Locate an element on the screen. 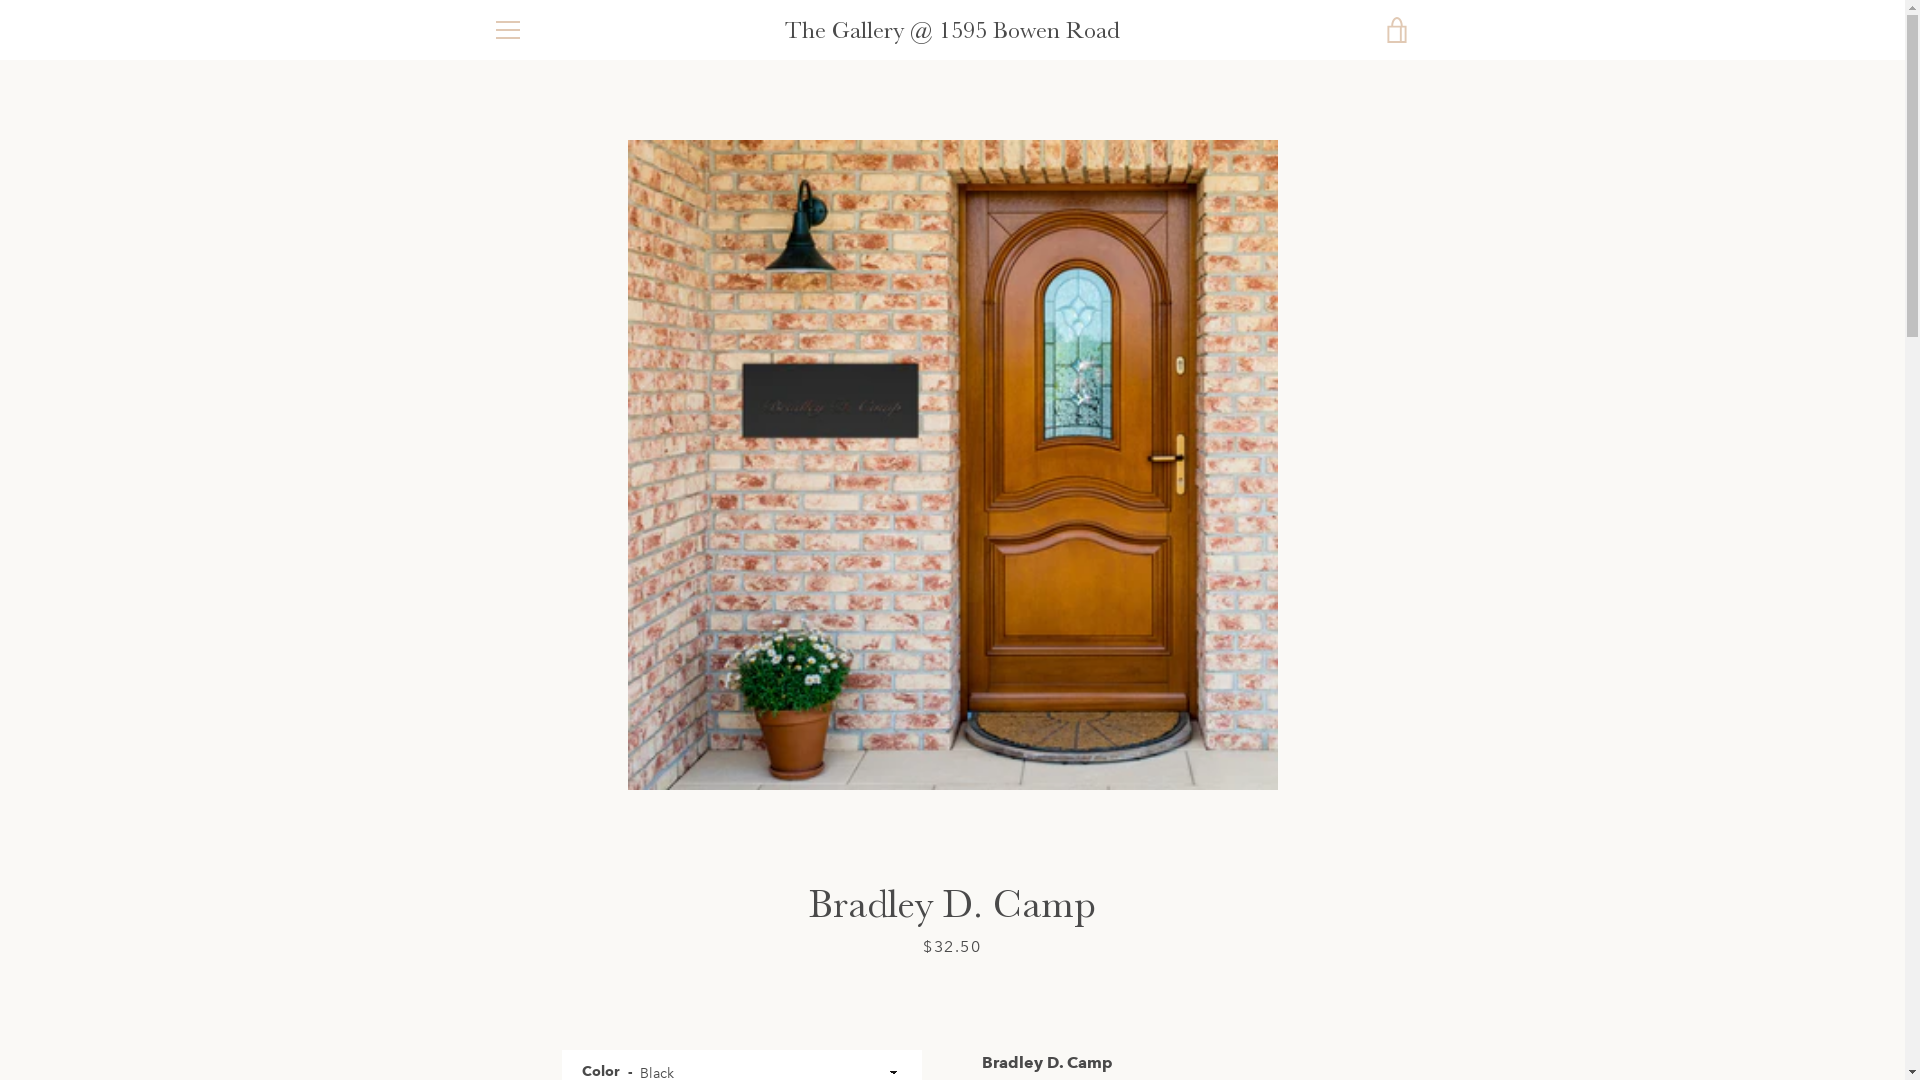 The width and height of the screenshot is (1920, 1080). 'REFUND POLICY' is located at coordinates (546, 889).